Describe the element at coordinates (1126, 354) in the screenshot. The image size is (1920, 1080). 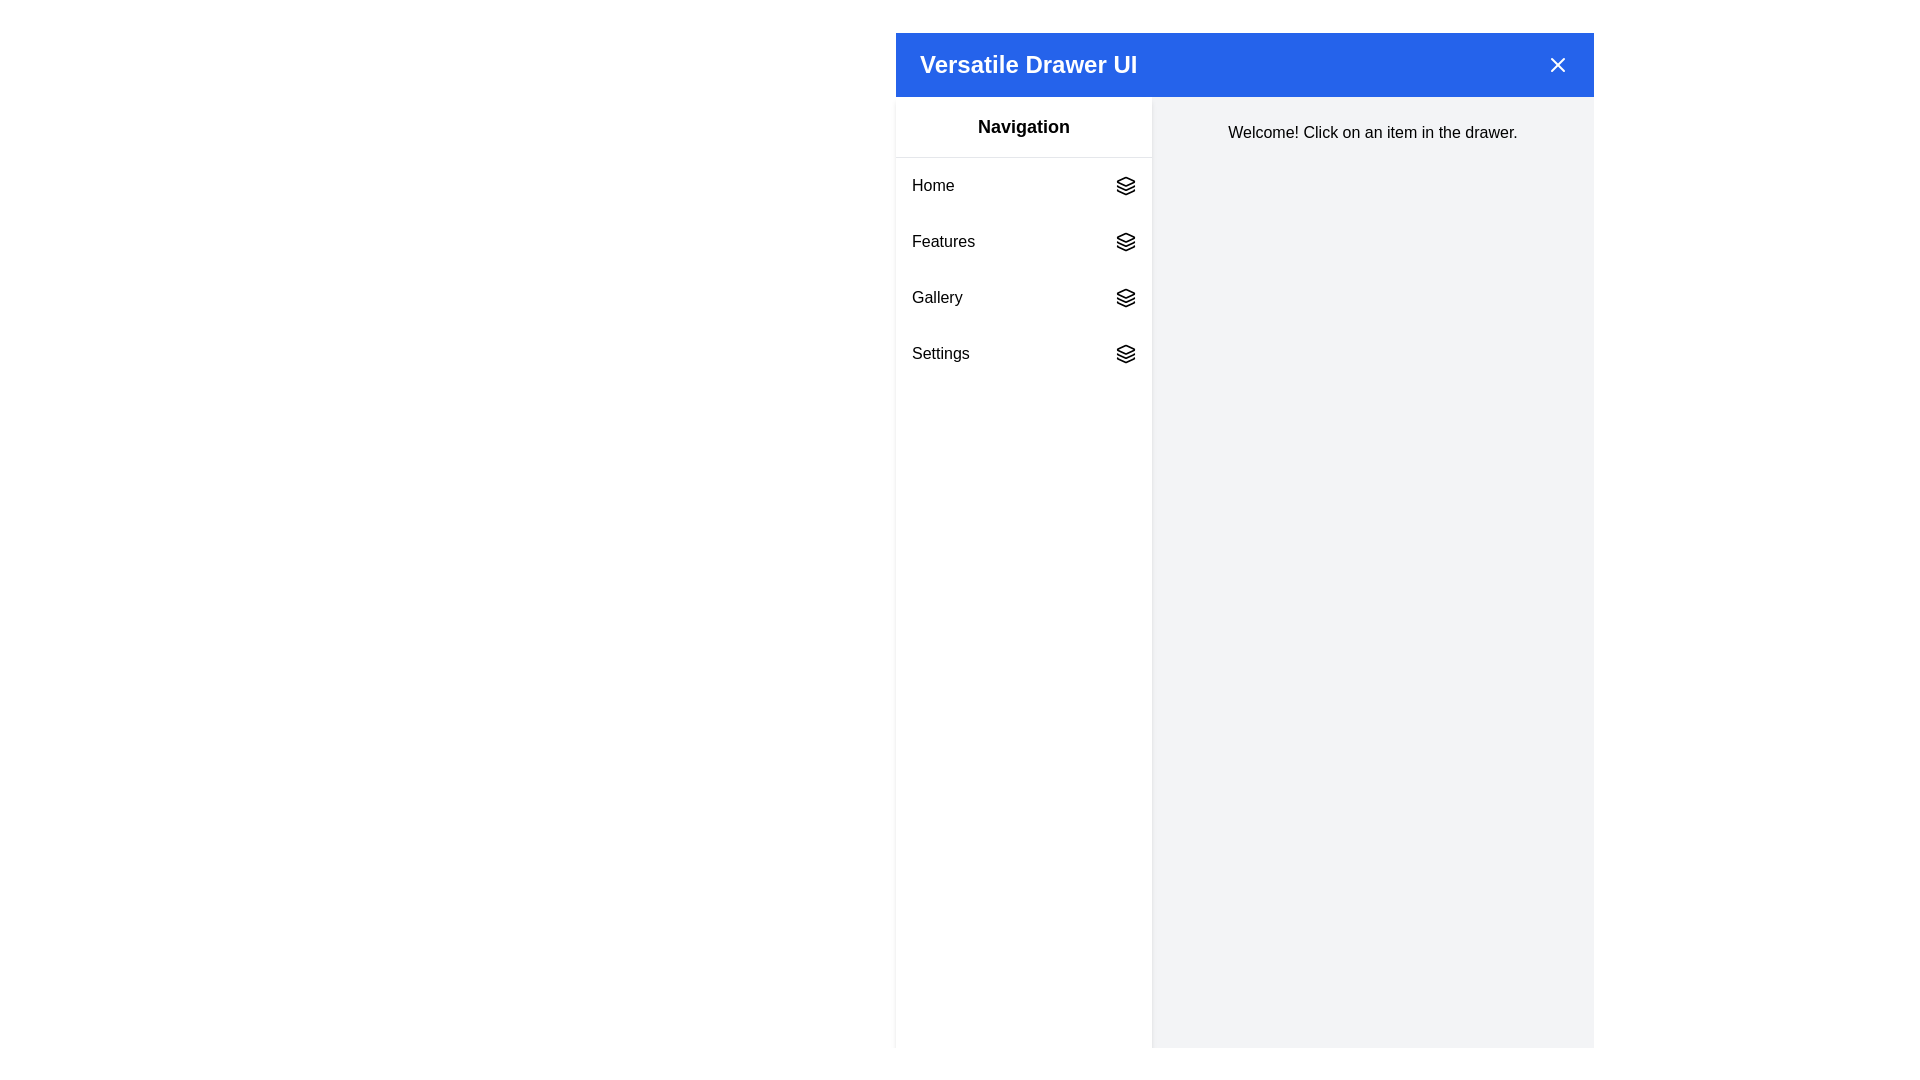
I see `the Settings icon in the navigation menu, which is visually represented by an icon associated with its text label` at that location.